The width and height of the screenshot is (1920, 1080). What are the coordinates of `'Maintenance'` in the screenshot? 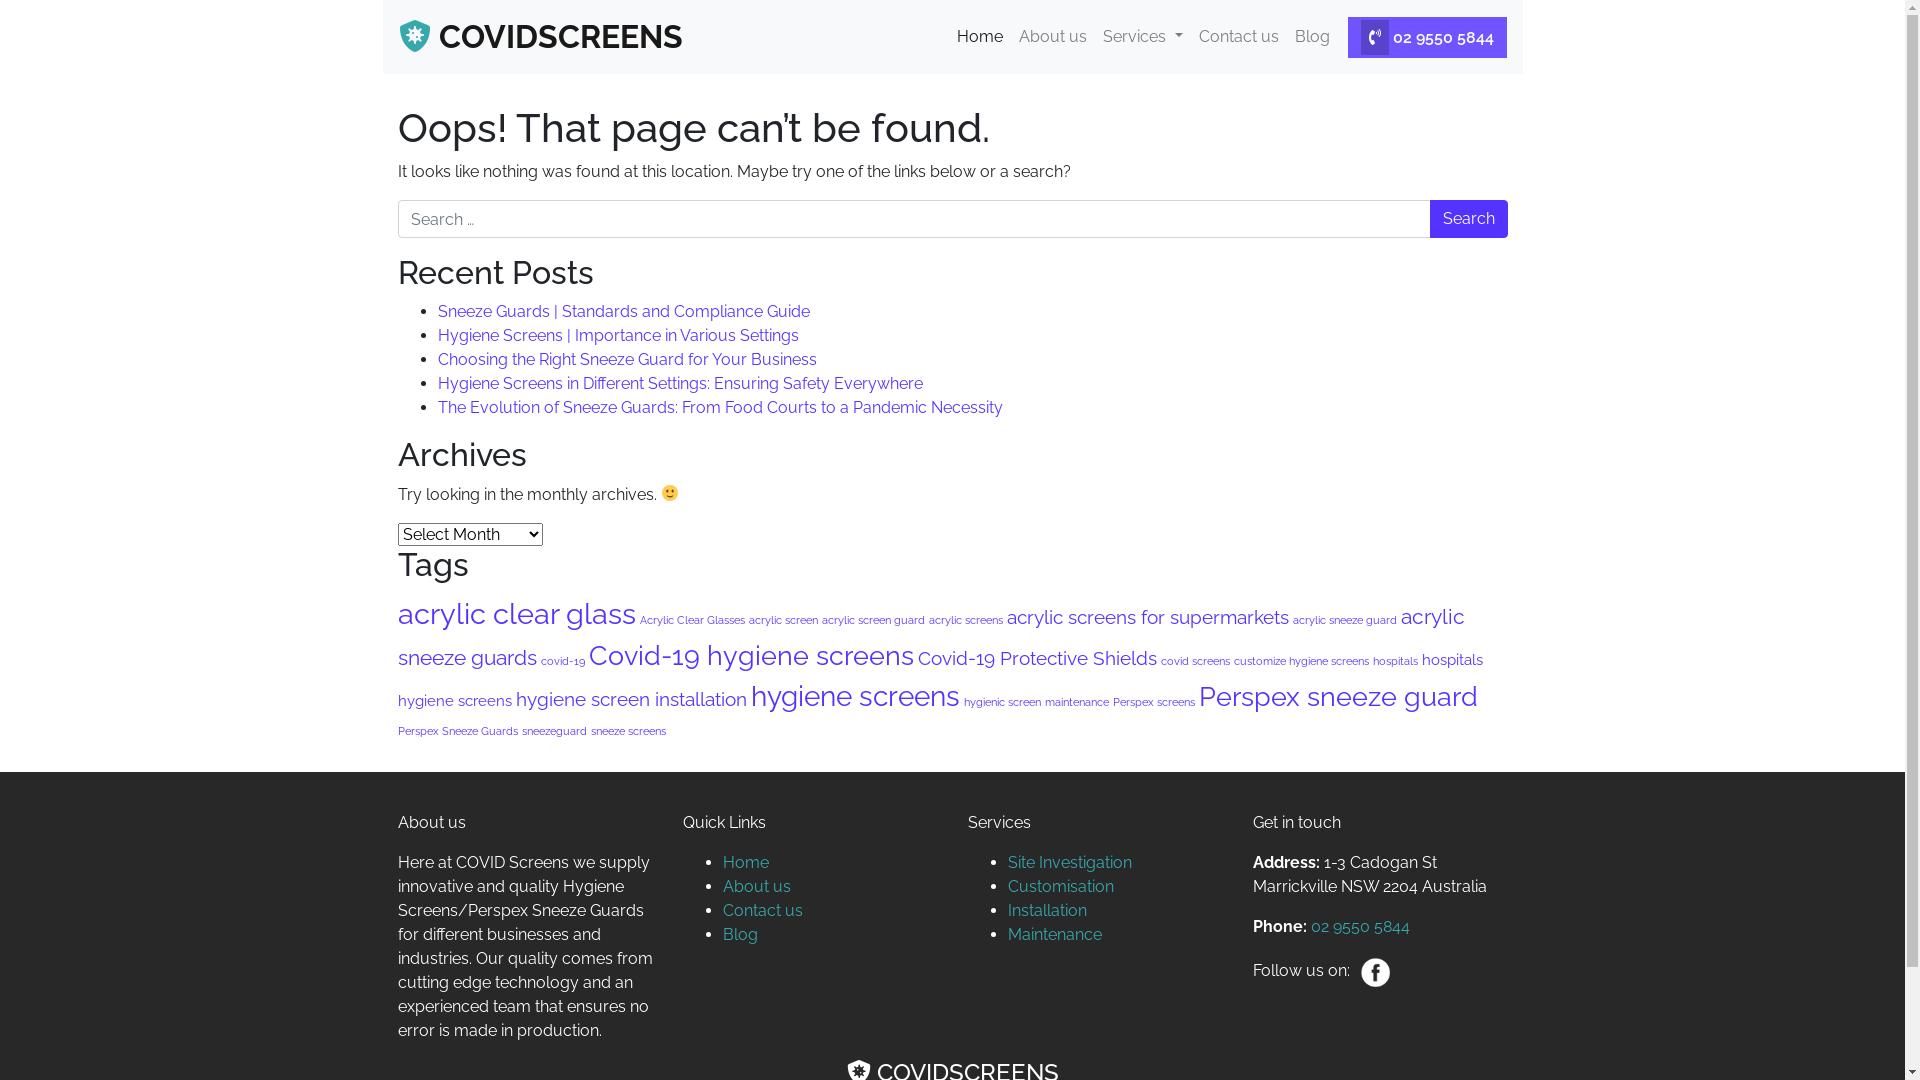 It's located at (1054, 934).